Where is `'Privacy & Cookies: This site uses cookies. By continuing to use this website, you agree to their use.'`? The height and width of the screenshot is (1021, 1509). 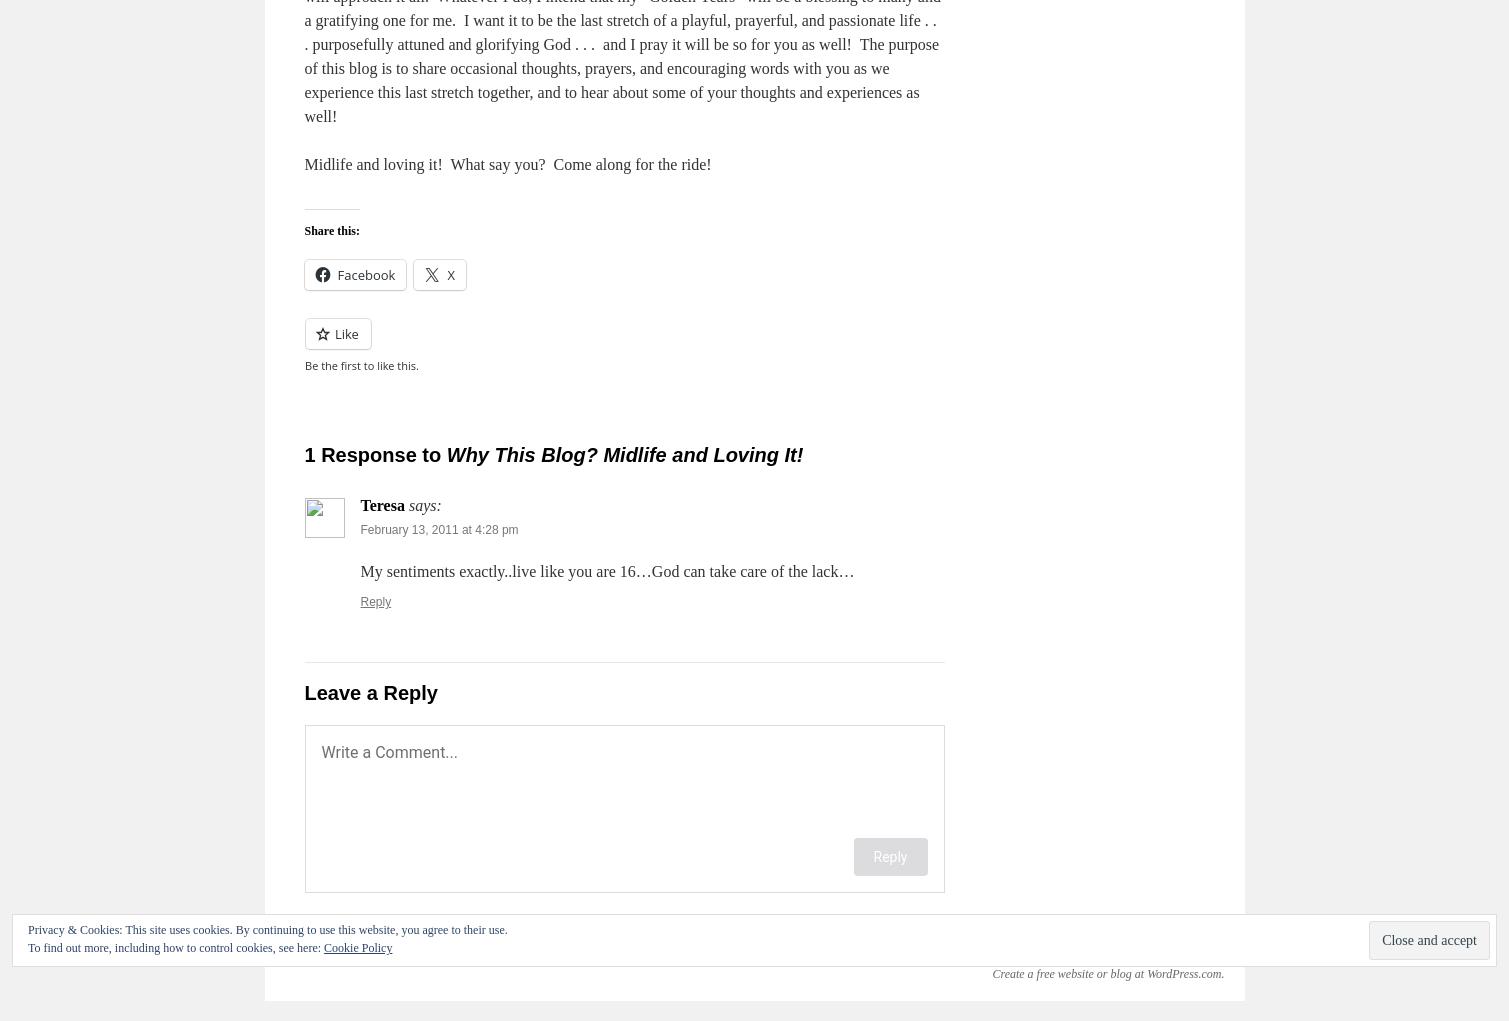 'Privacy & Cookies: This site uses cookies. By continuing to use this website, you agree to their use.' is located at coordinates (266, 930).